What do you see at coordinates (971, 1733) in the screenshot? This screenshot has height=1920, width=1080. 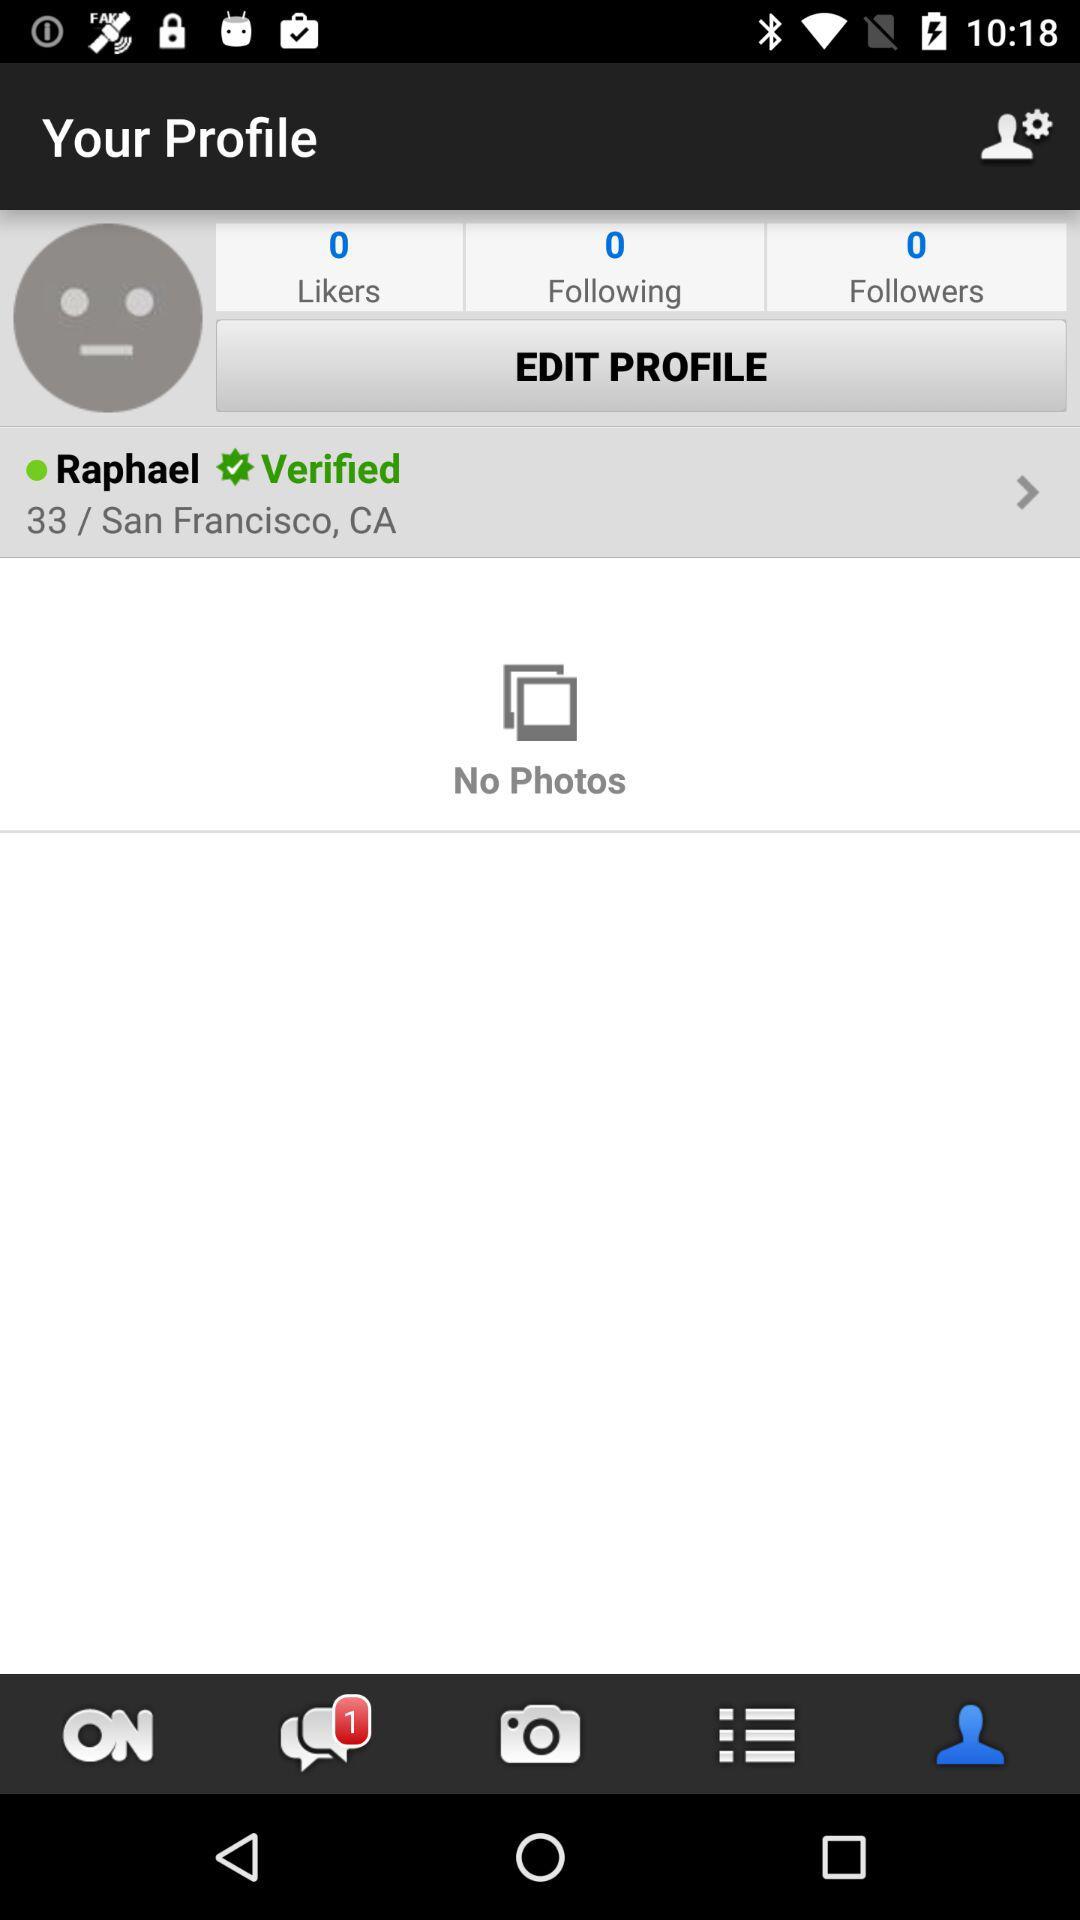 I see `user information` at bounding box center [971, 1733].